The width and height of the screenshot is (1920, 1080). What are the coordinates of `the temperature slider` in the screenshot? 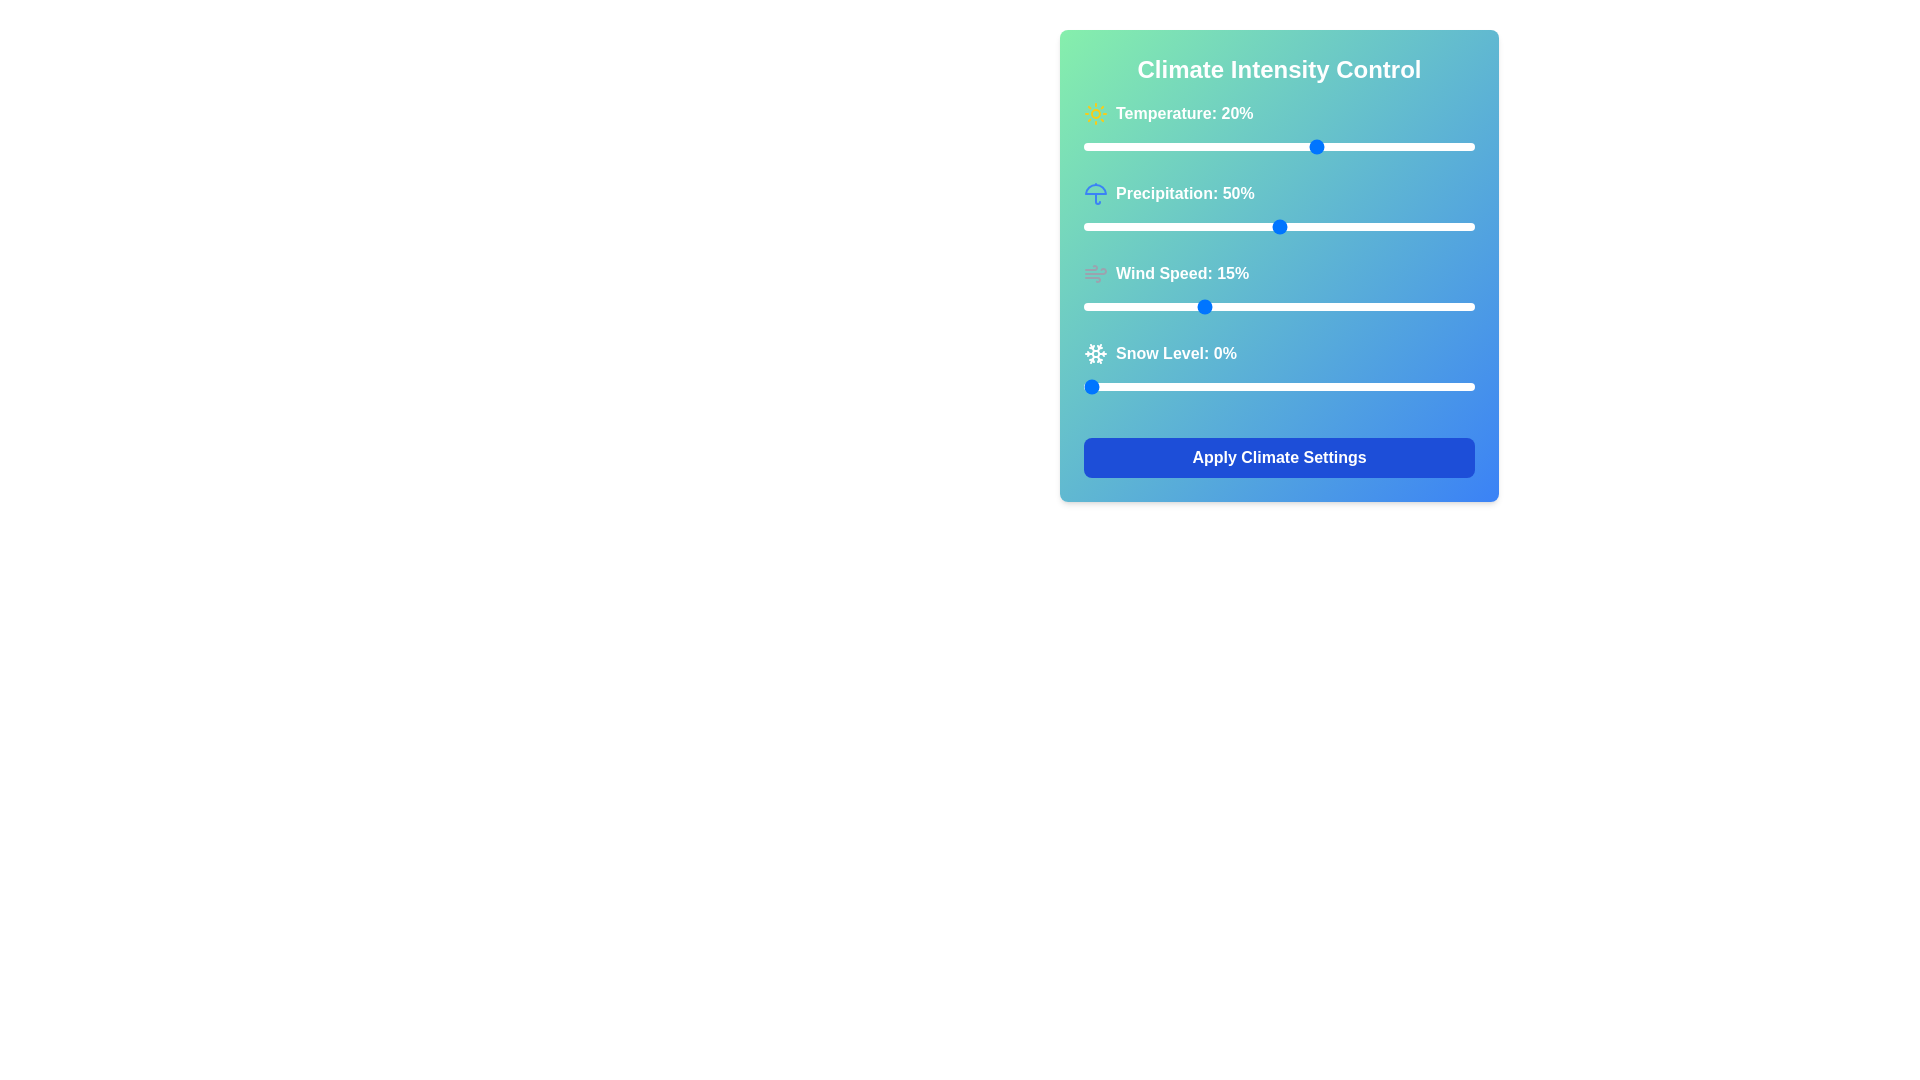 It's located at (1270, 145).